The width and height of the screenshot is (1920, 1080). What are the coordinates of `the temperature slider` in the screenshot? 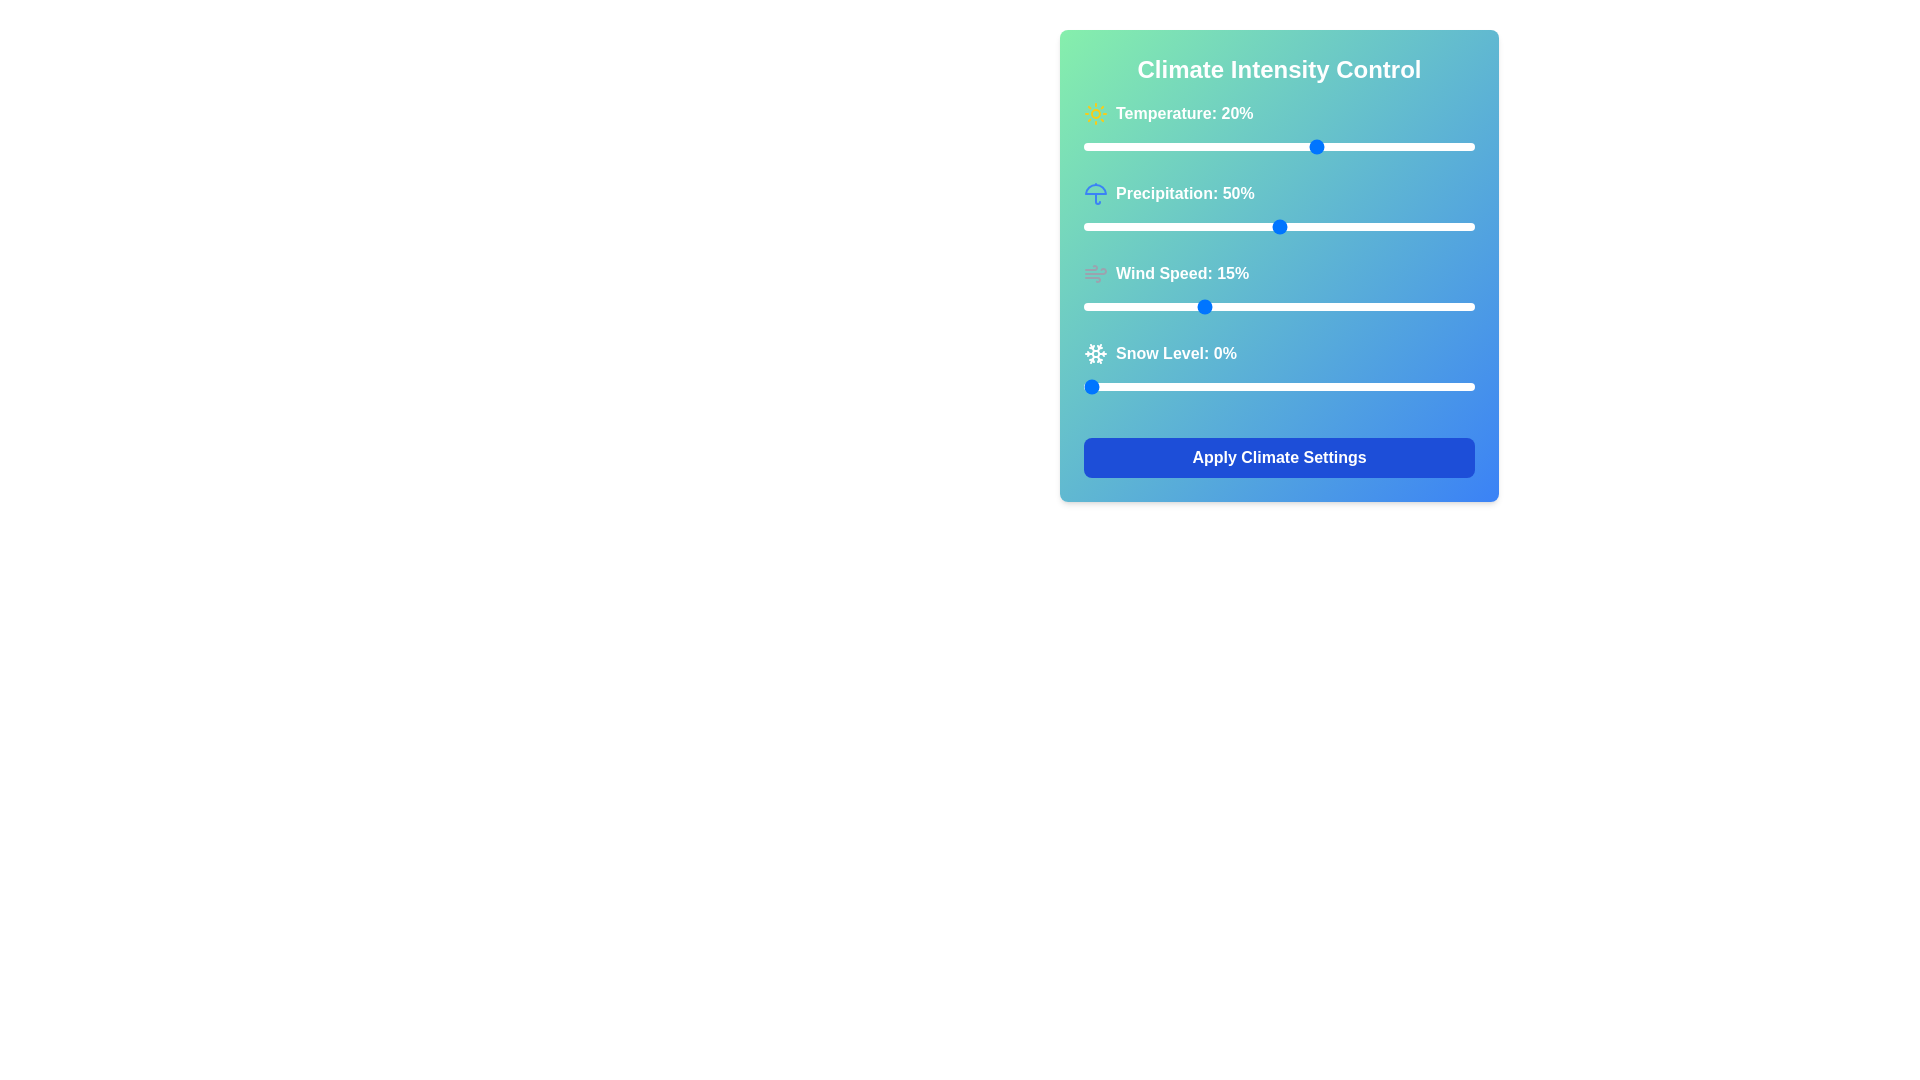 It's located at (1270, 145).